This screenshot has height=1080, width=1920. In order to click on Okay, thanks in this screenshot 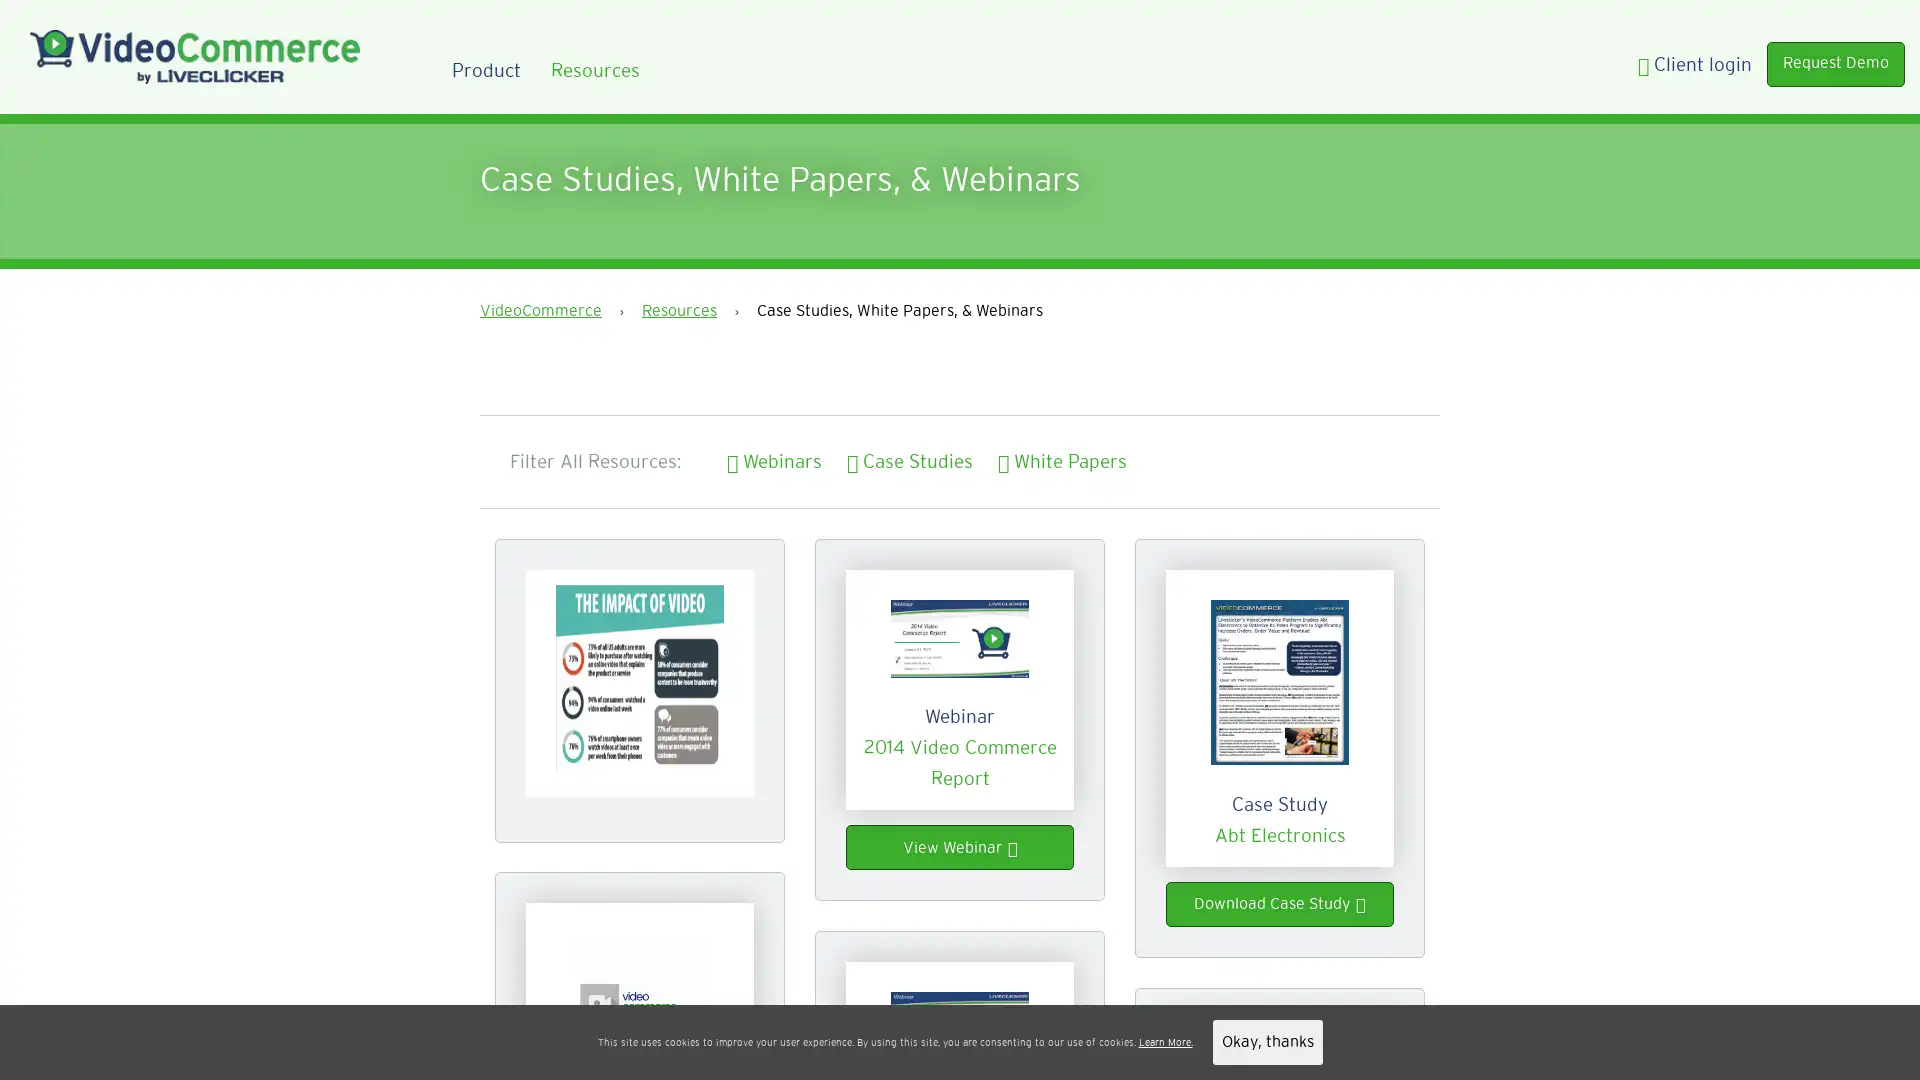, I will do `click(1266, 1041)`.